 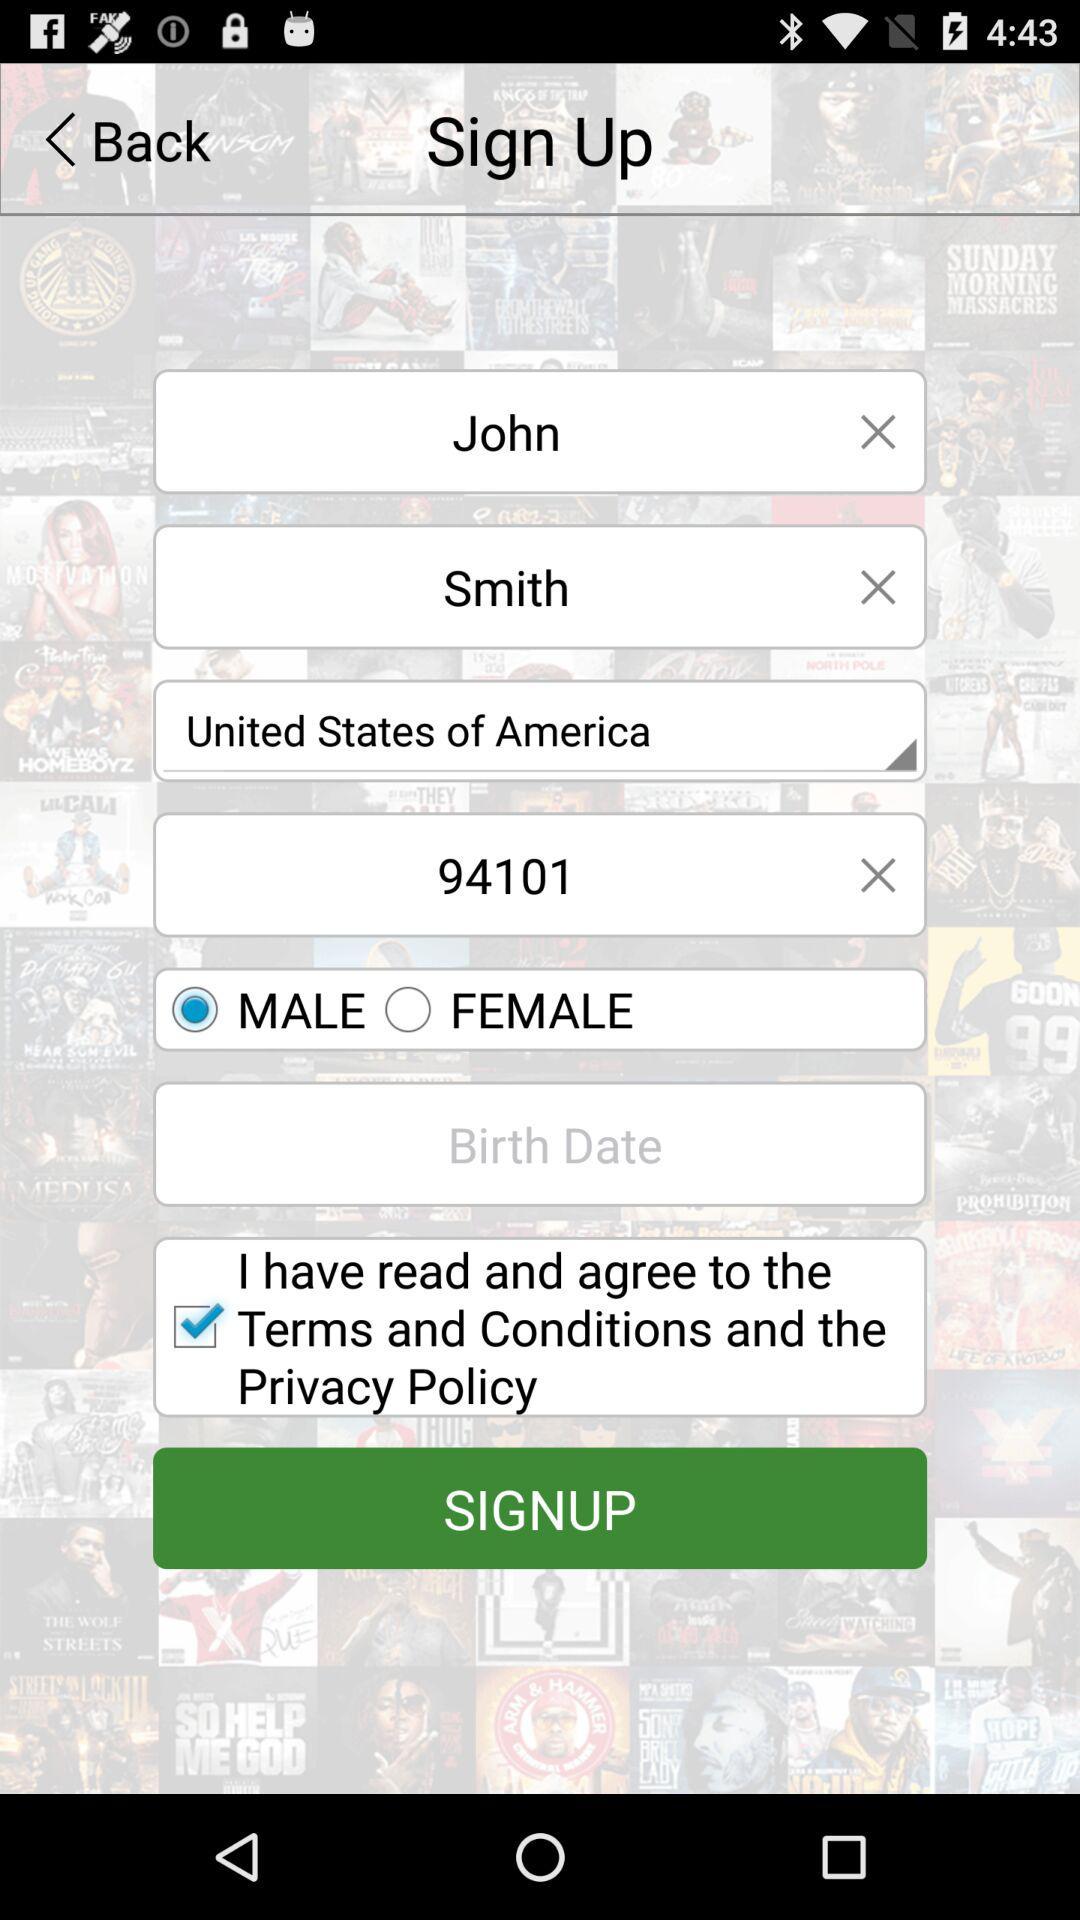 What do you see at coordinates (877, 874) in the screenshot?
I see `a  x  which is after 94101 on a page` at bounding box center [877, 874].